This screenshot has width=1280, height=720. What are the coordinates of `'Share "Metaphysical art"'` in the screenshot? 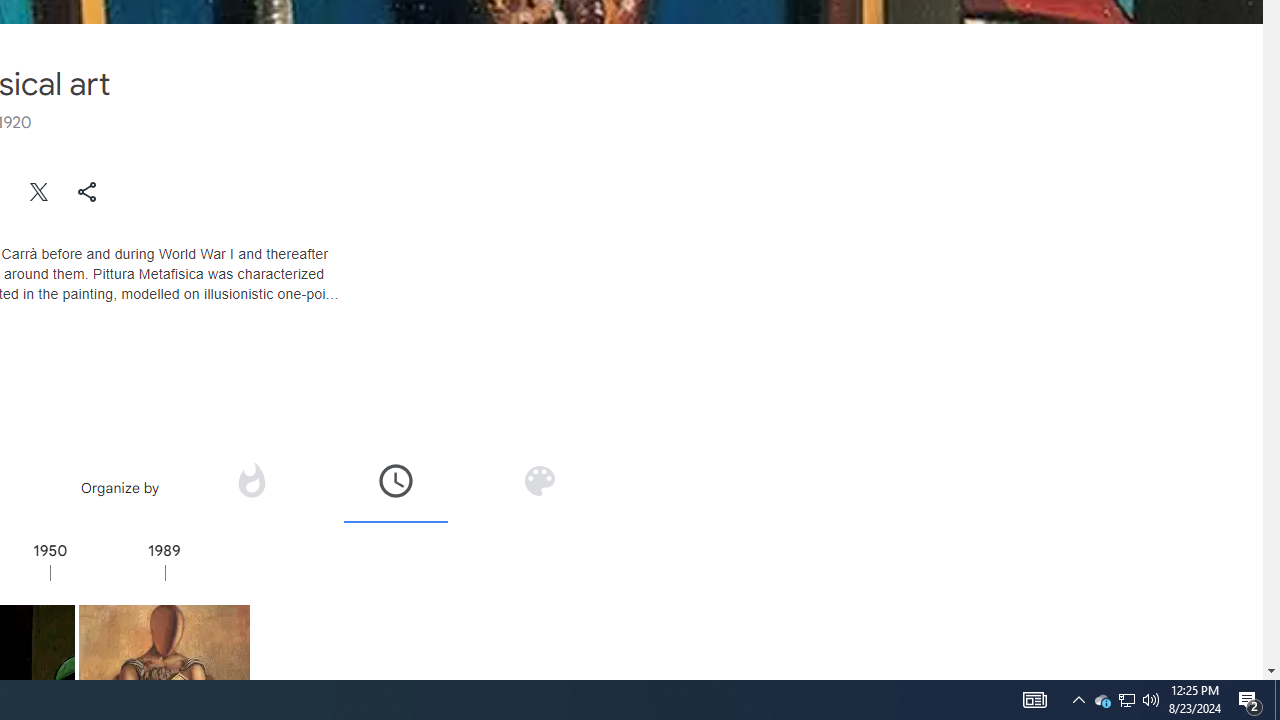 It's located at (86, 191).